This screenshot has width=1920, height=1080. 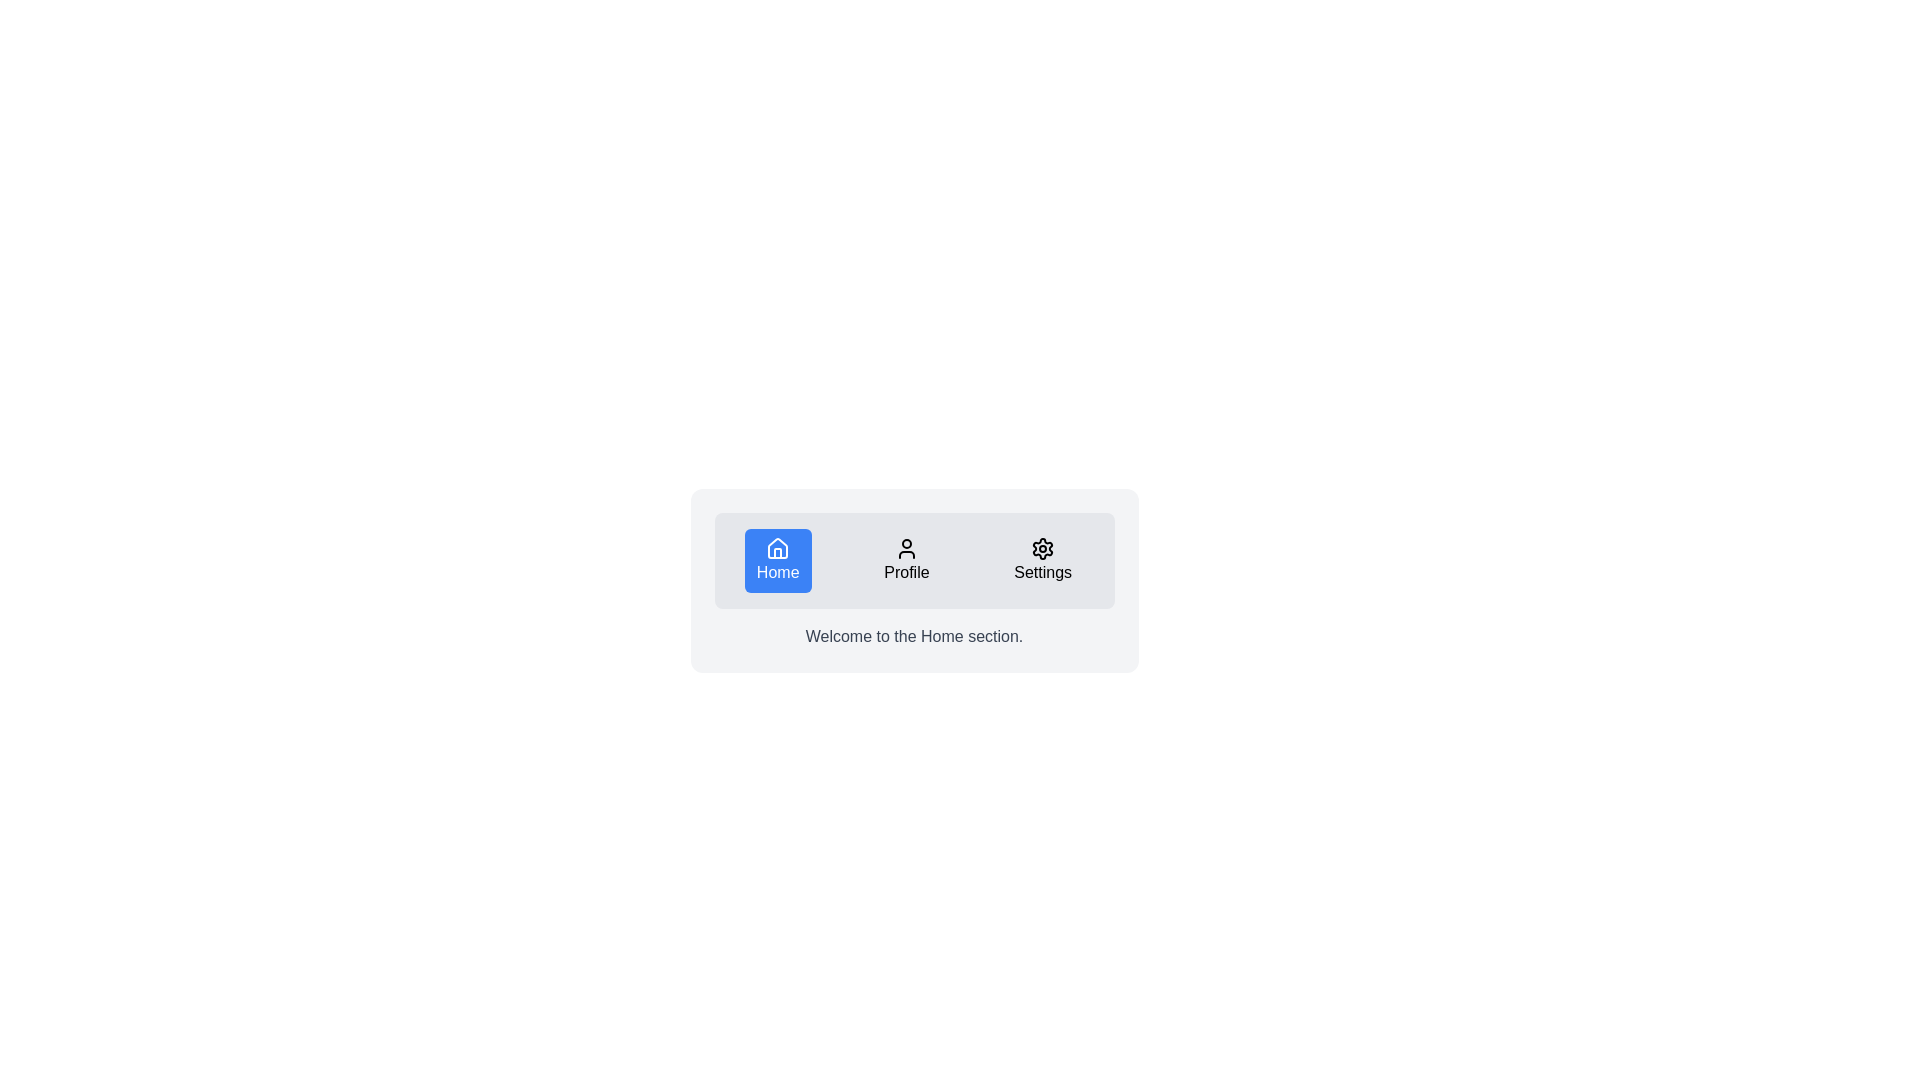 What do you see at coordinates (777, 560) in the screenshot?
I see `the leftmost navigation button that redirects to the Home section of the application` at bounding box center [777, 560].